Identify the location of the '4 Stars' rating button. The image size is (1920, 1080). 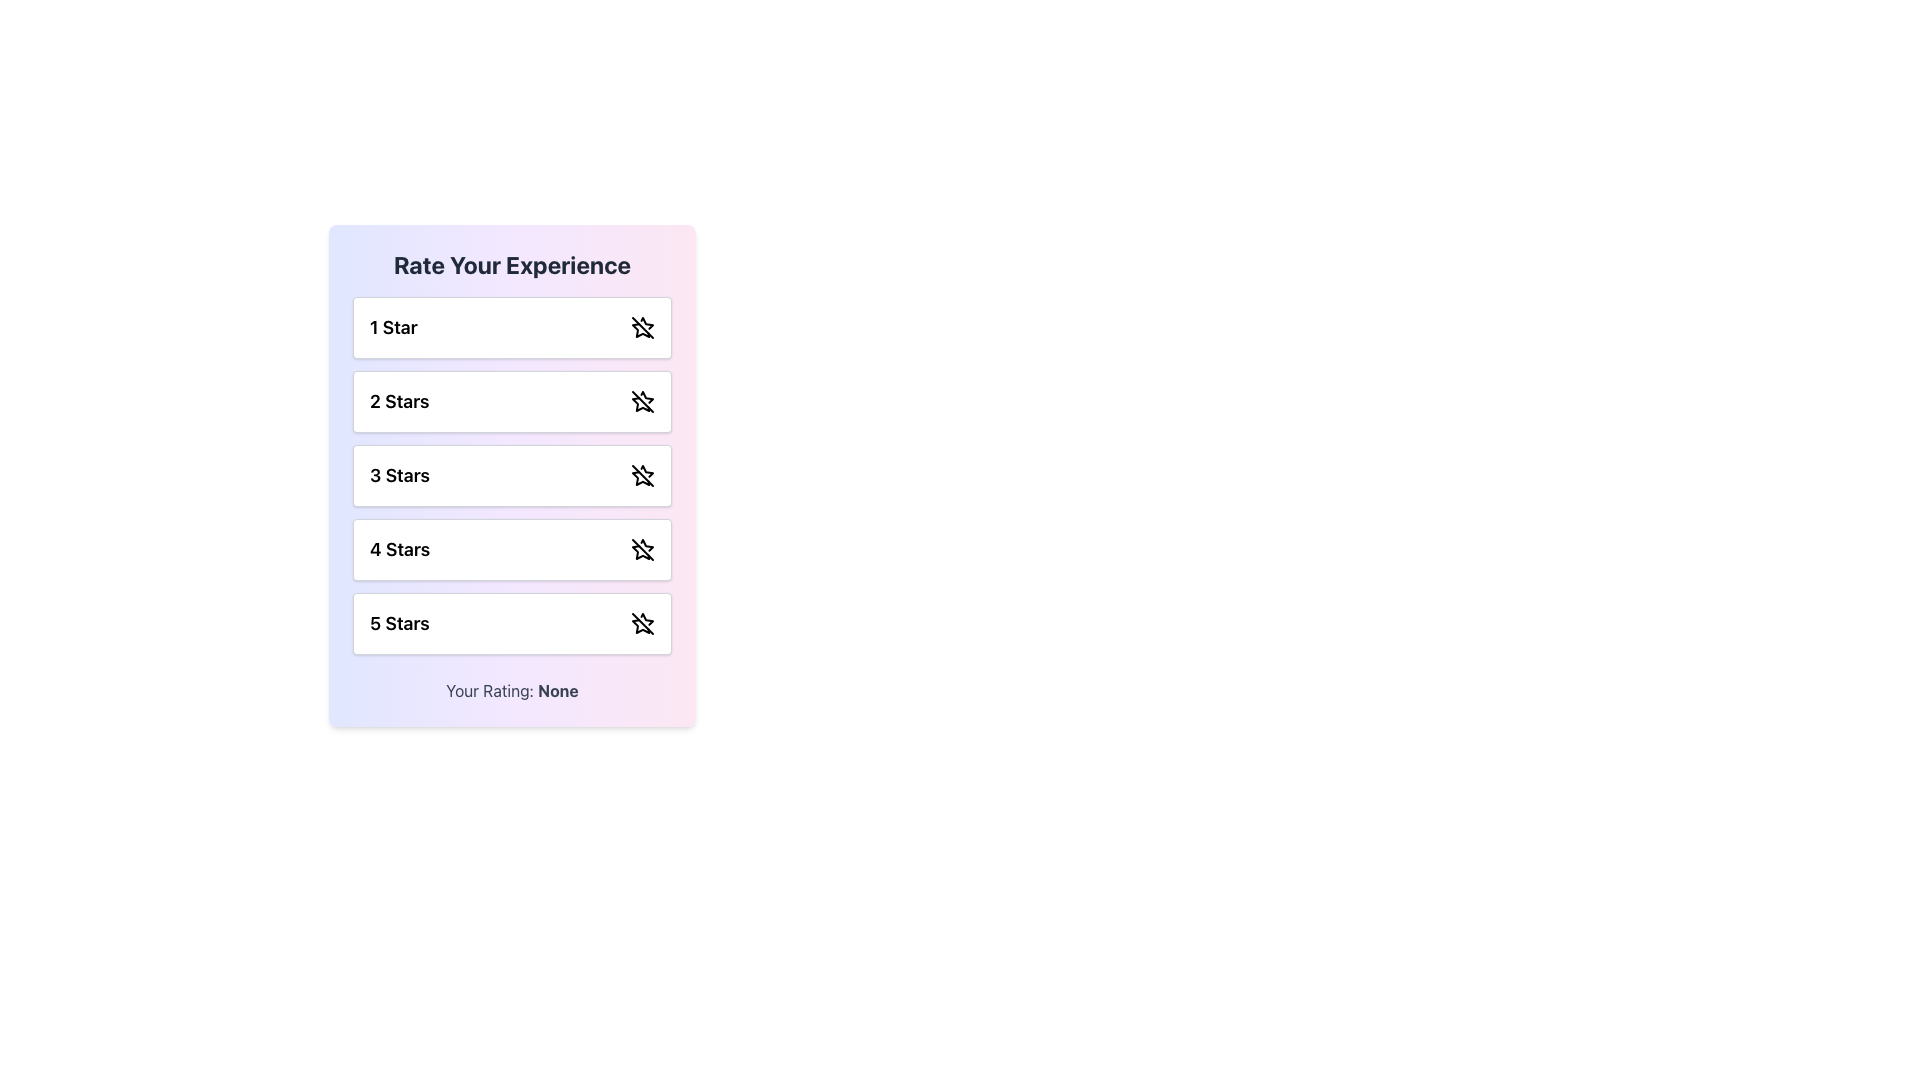
(512, 550).